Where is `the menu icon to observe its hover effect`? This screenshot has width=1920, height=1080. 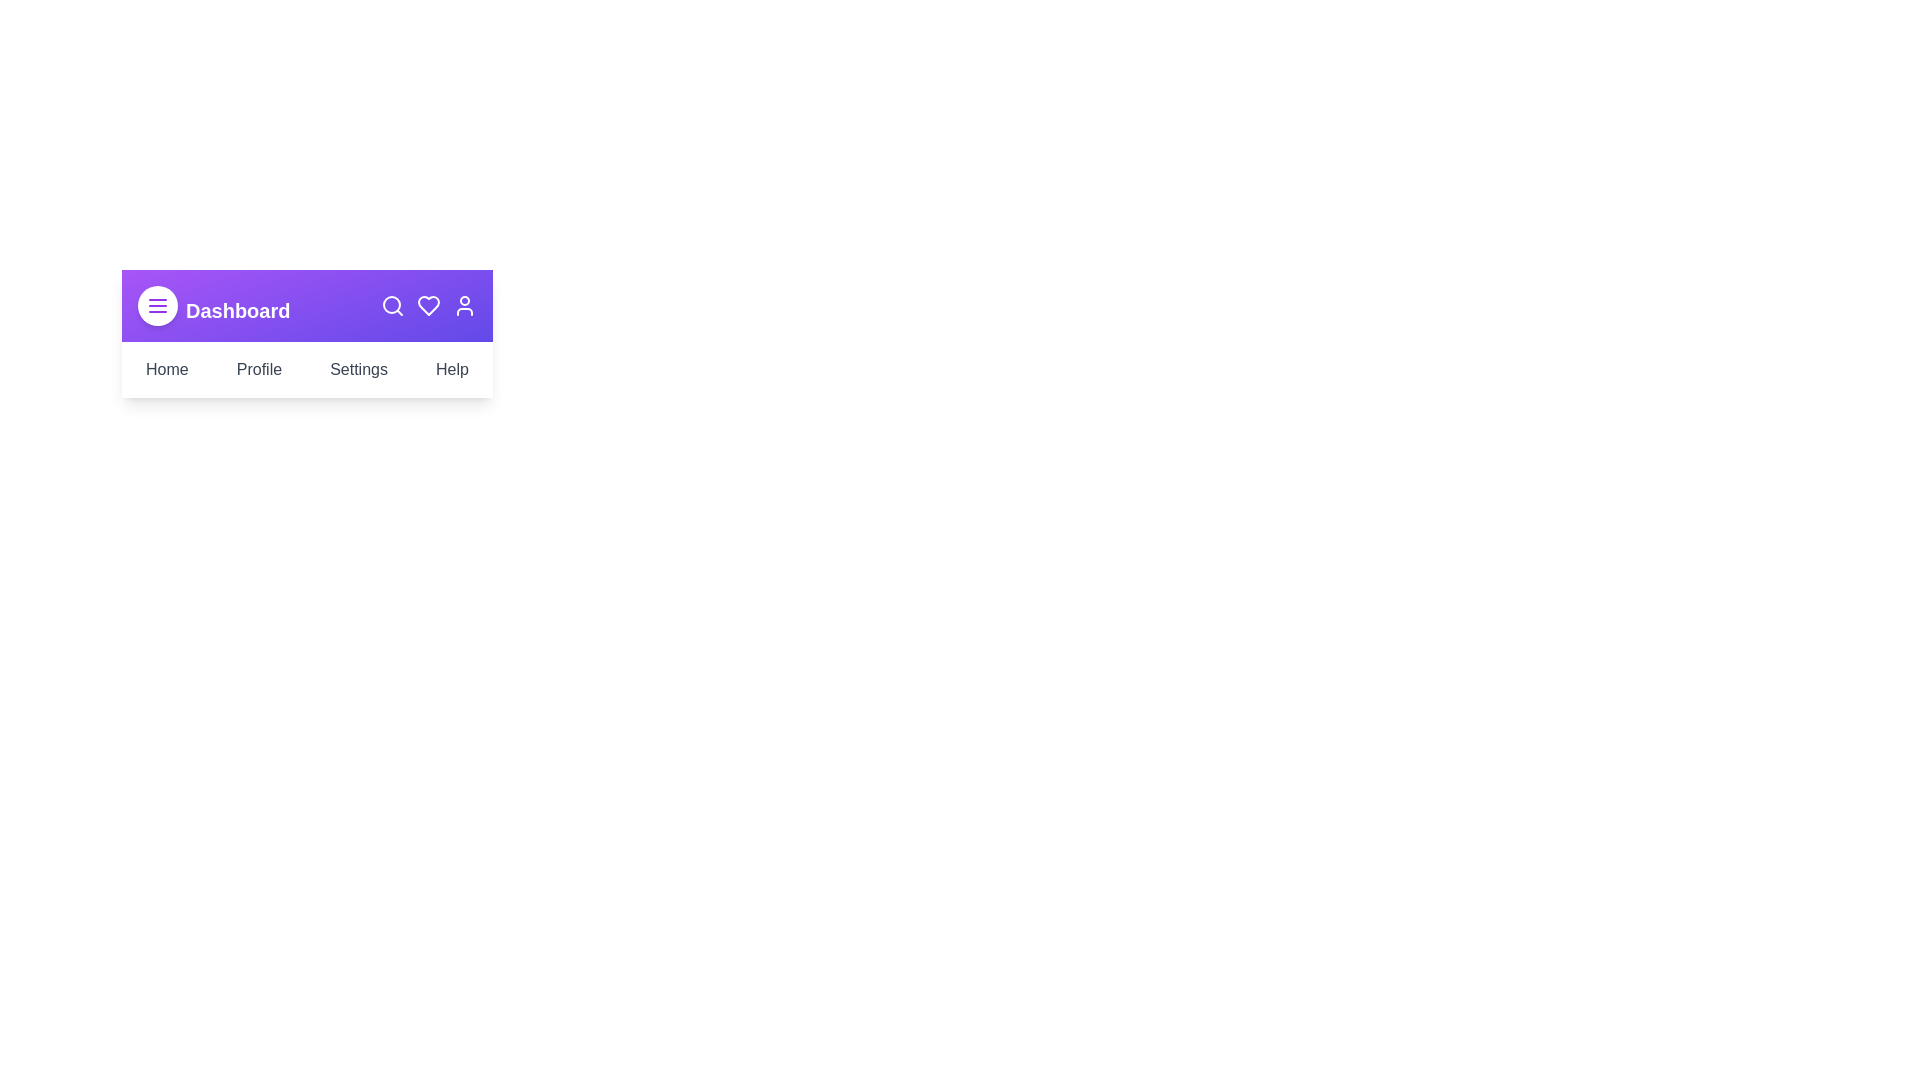 the menu icon to observe its hover effect is located at coordinates (157, 305).